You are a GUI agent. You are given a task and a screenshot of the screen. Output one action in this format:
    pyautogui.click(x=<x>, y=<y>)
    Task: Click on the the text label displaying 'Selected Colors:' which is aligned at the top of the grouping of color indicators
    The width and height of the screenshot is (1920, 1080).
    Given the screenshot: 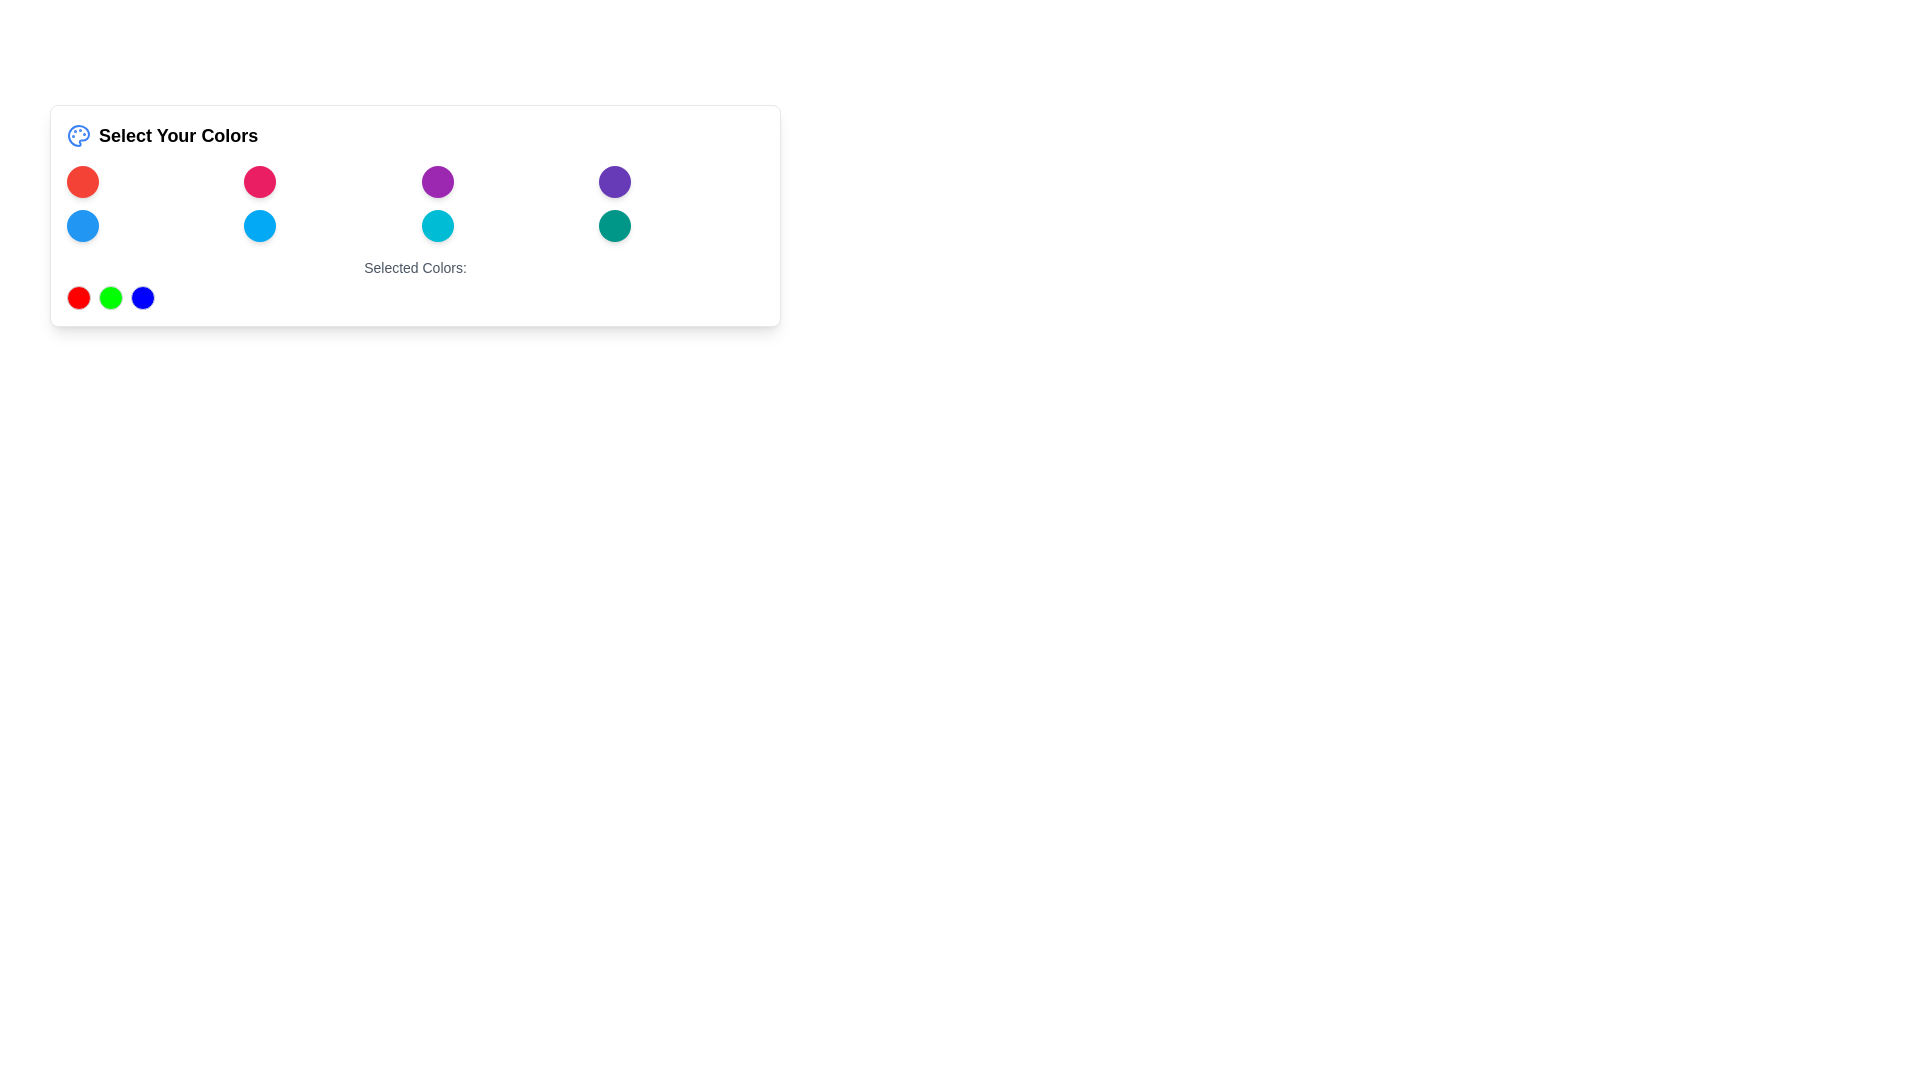 What is the action you would take?
    pyautogui.click(x=414, y=266)
    